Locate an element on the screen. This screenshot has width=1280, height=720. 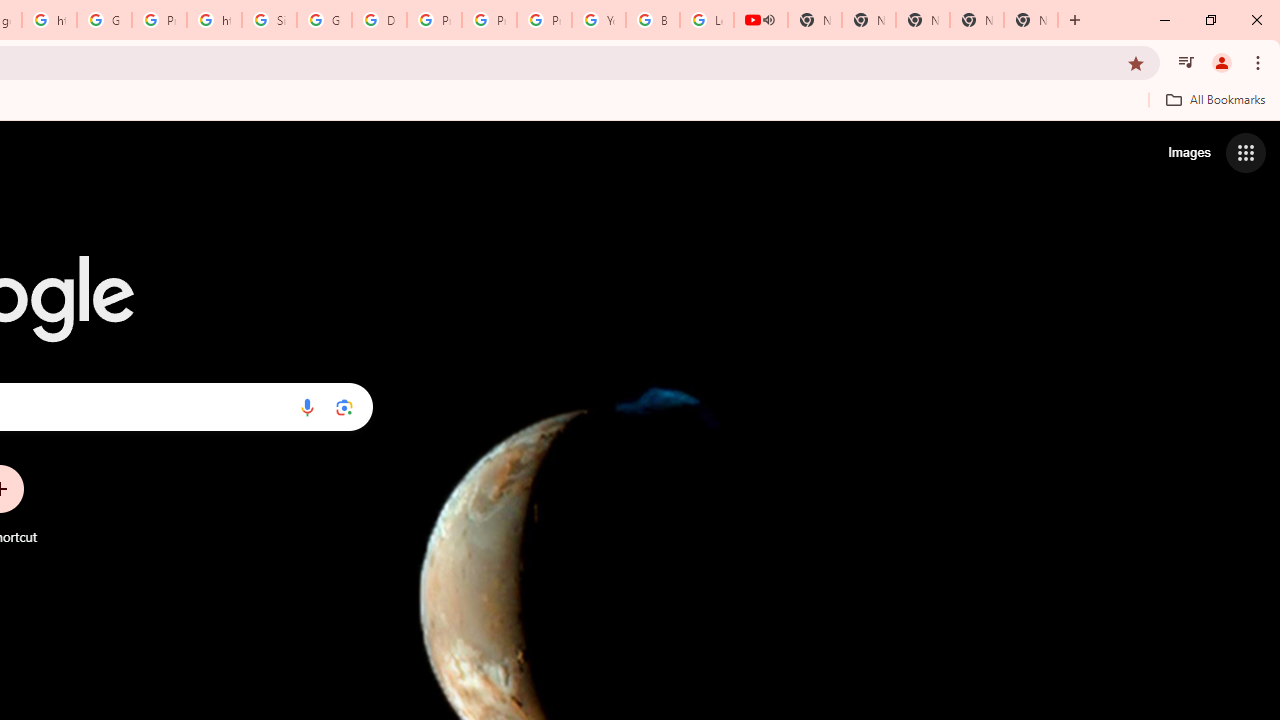
'Search for Images ' is located at coordinates (1189, 152).